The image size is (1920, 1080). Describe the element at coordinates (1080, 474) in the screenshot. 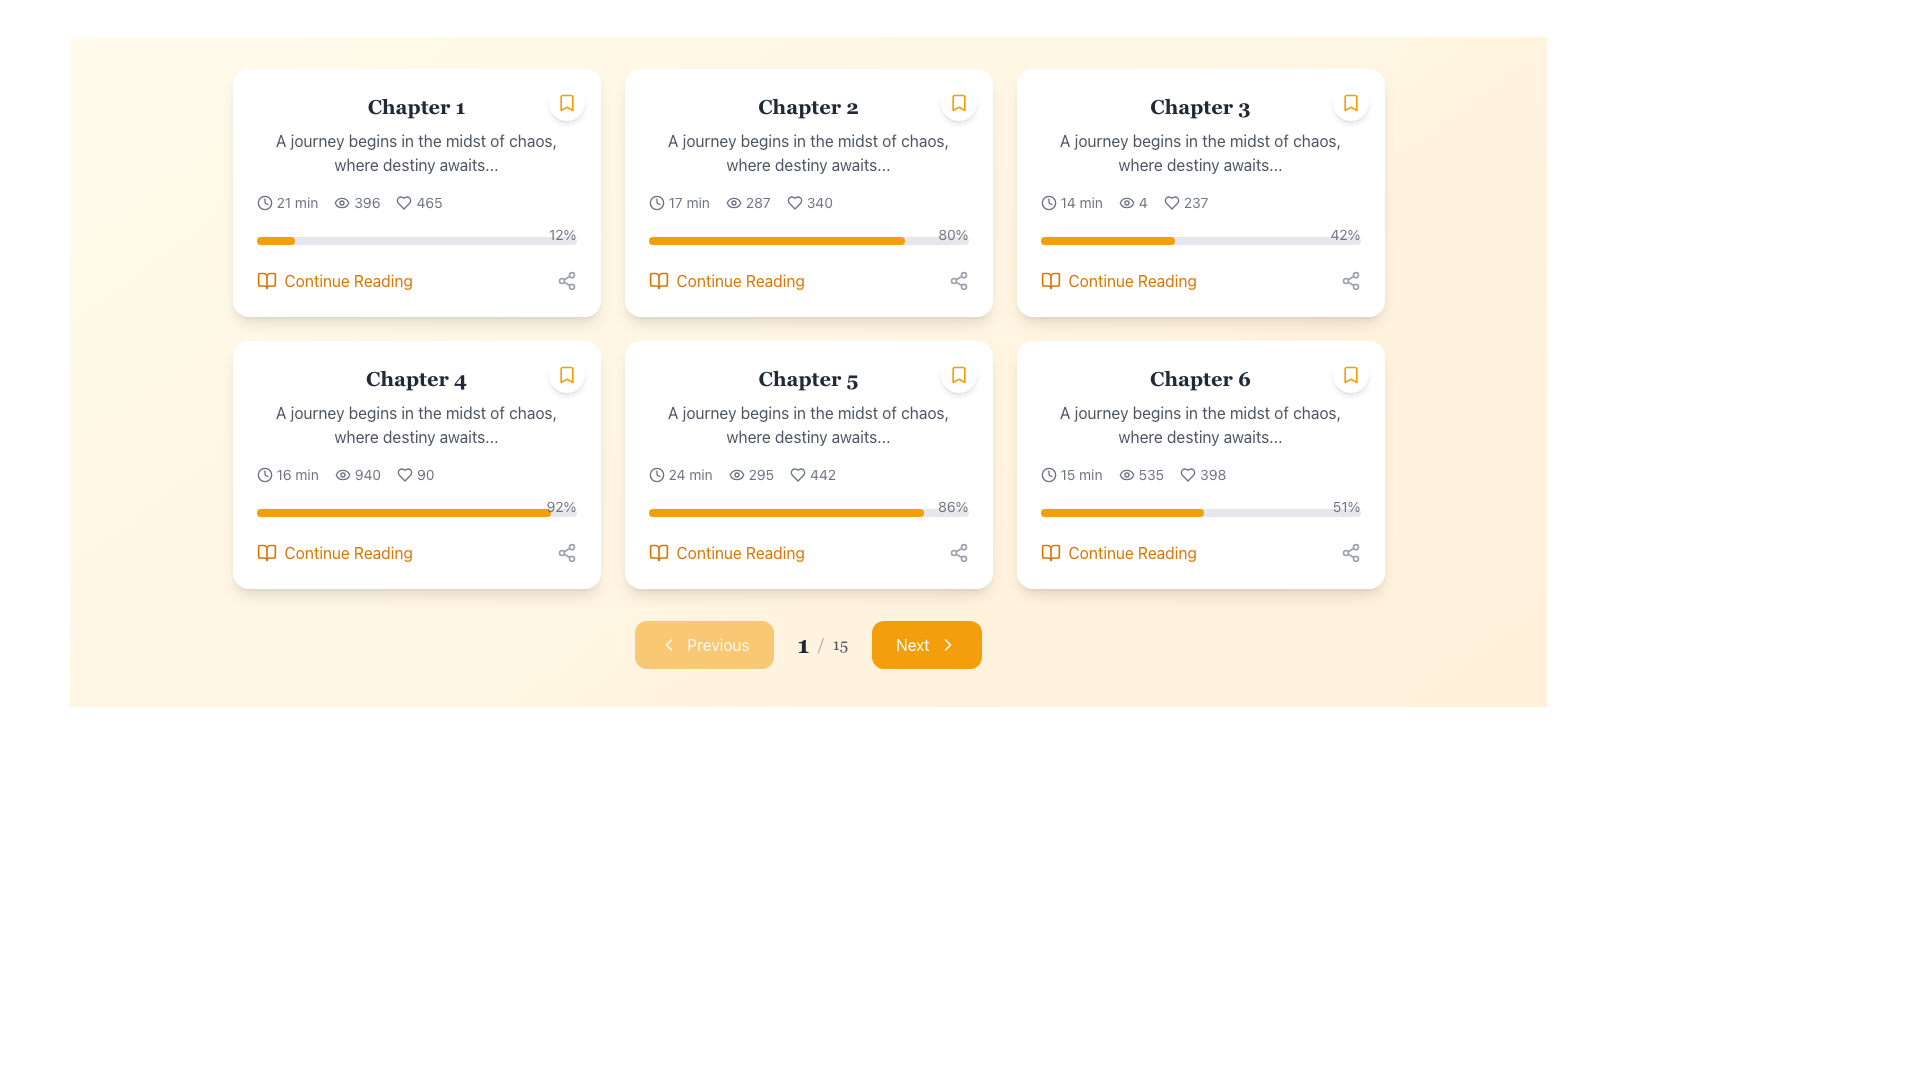

I see `the text label displaying '15 min' which is located within the 'Chapter 6' card, positioned below the title and adjacent to the clock icon` at that location.